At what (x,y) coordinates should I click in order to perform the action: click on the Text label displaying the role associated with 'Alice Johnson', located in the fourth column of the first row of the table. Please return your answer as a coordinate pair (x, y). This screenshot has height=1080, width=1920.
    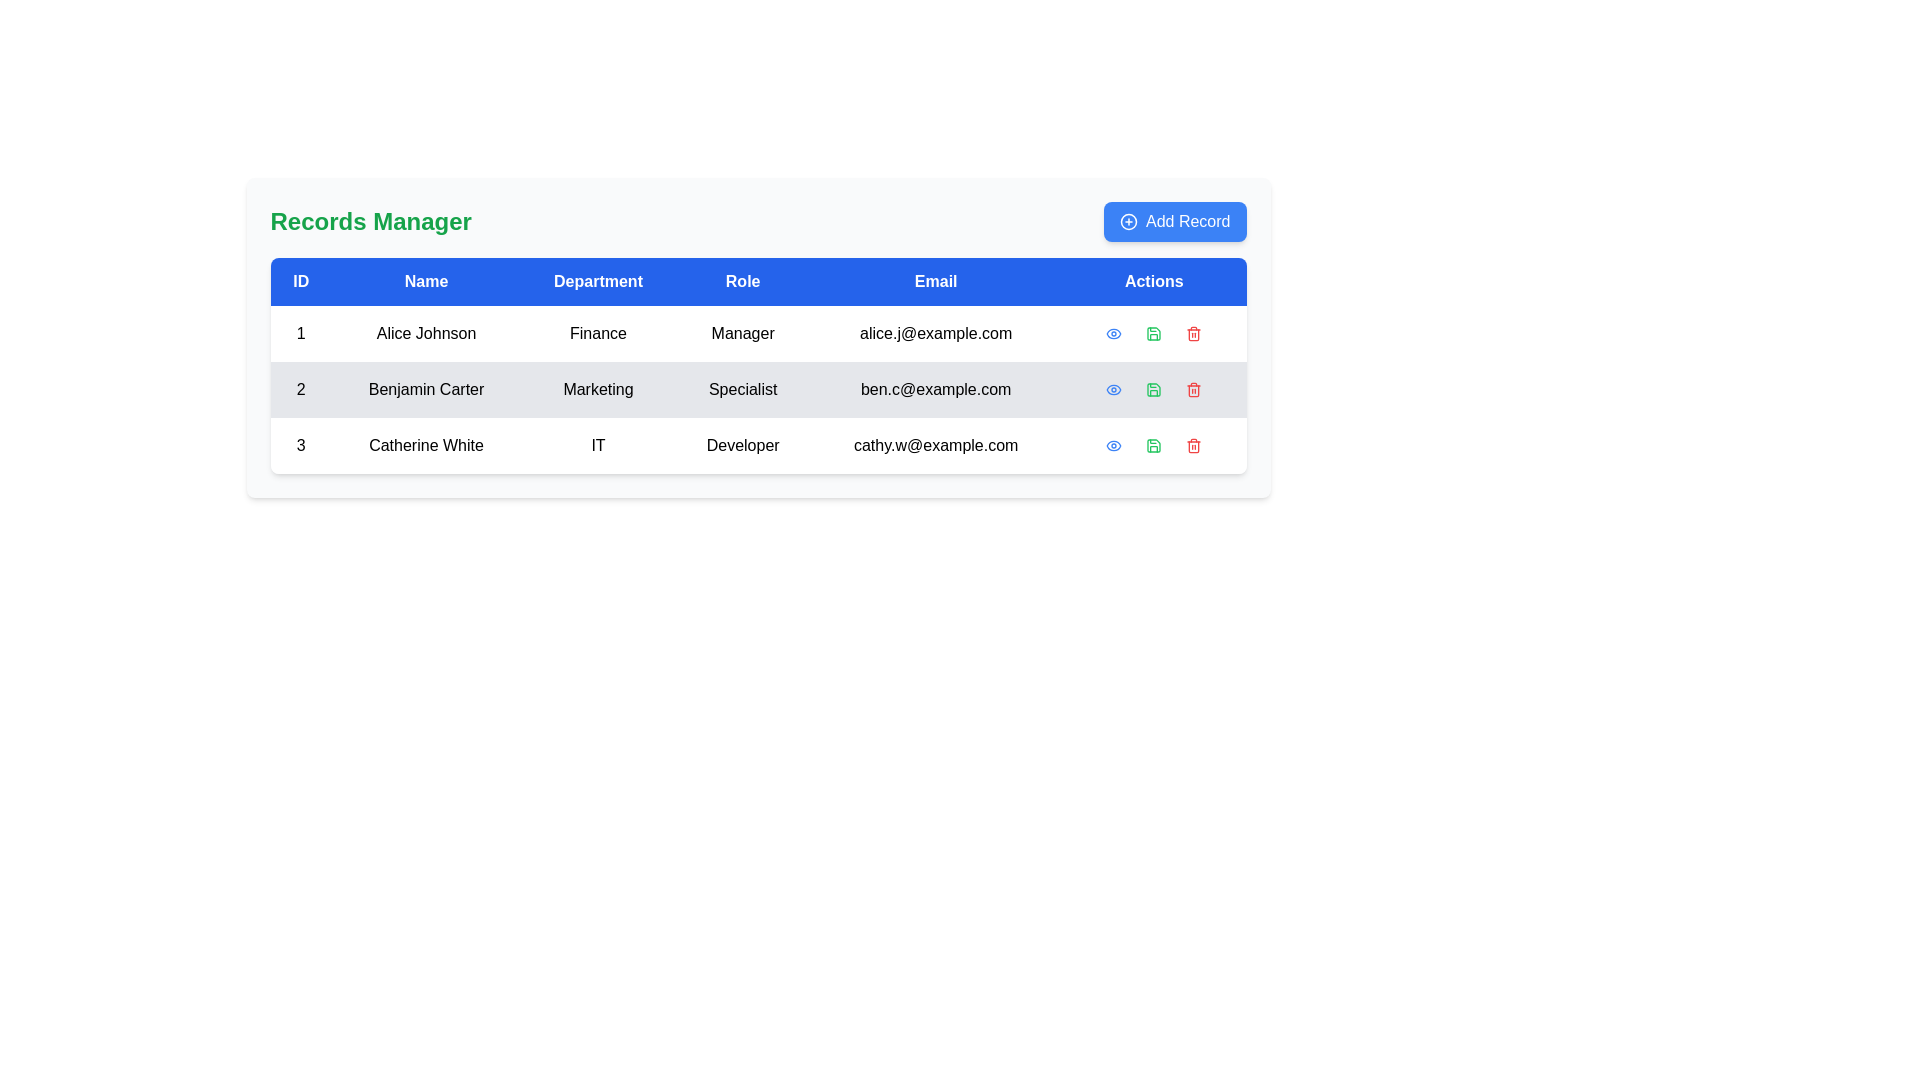
    Looking at the image, I should click on (742, 333).